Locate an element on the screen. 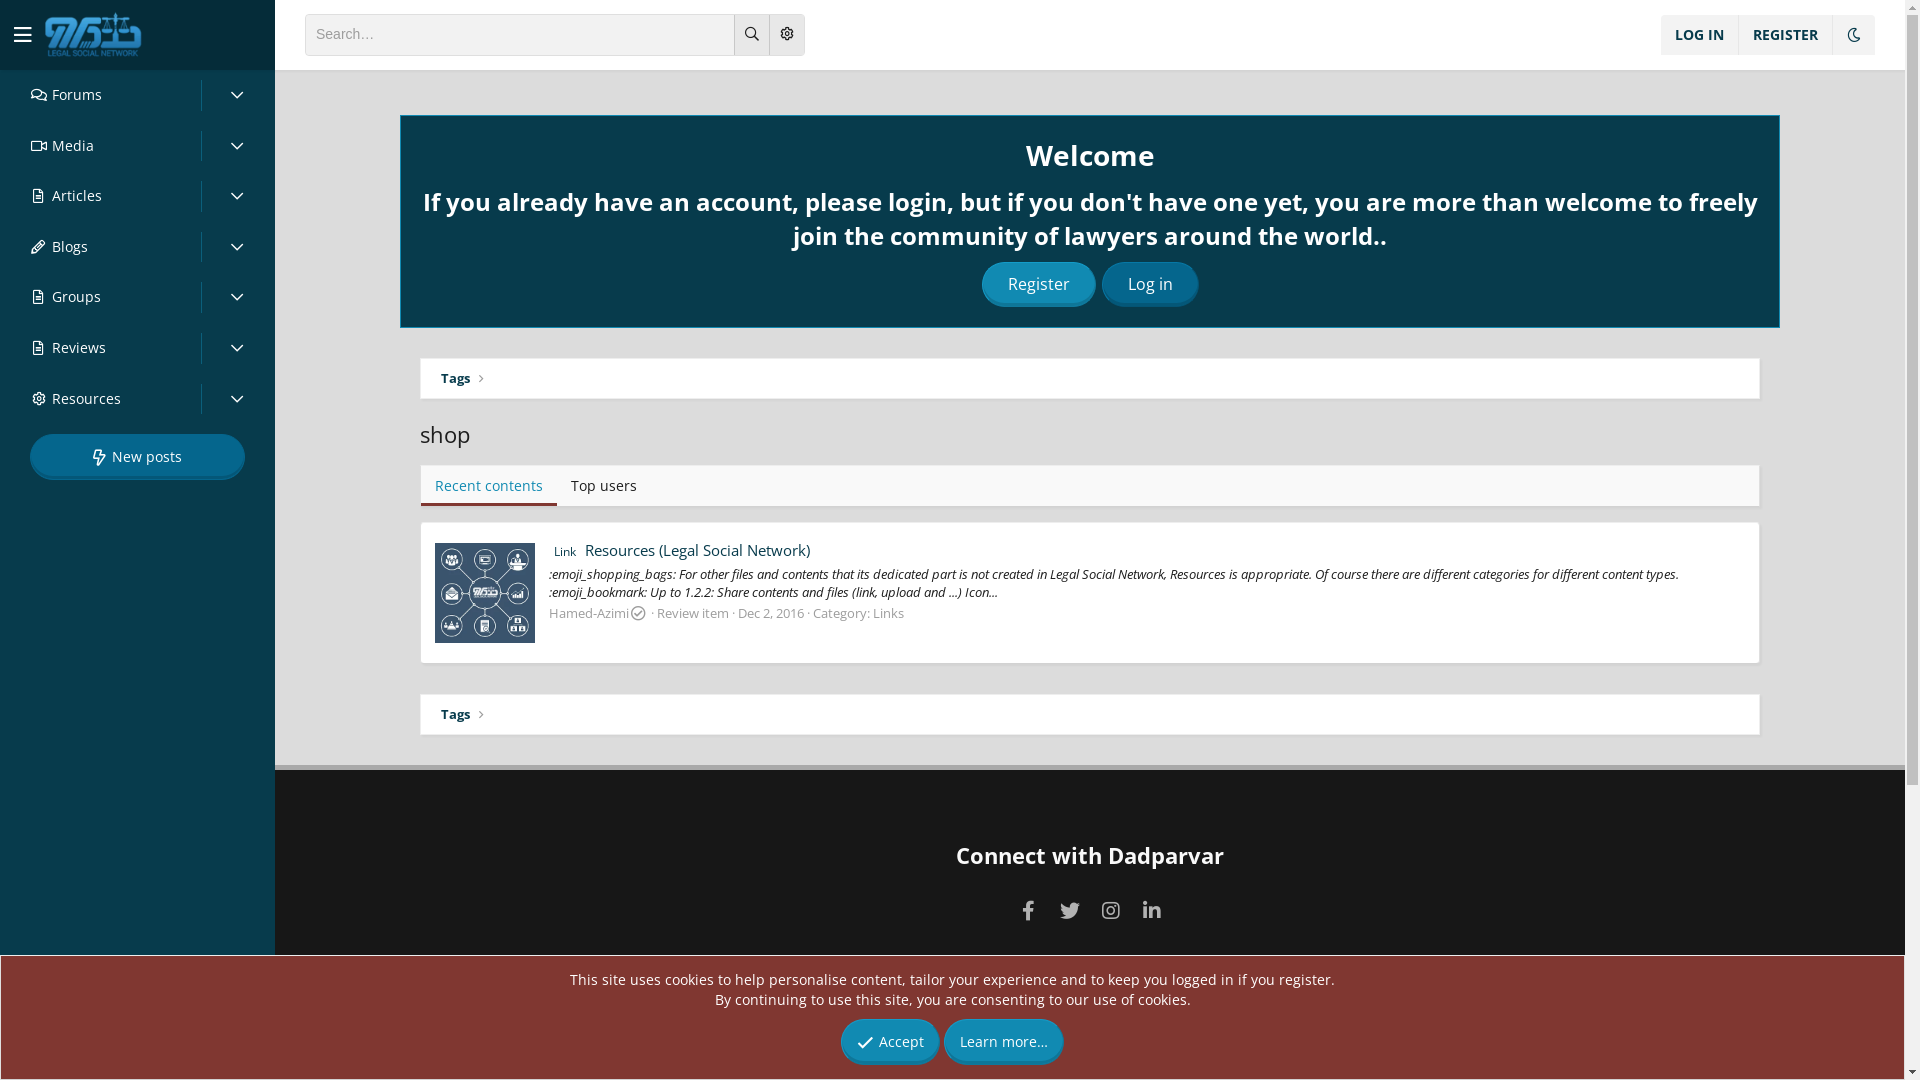  'Twitter' is located at coordinates (1068, 910).